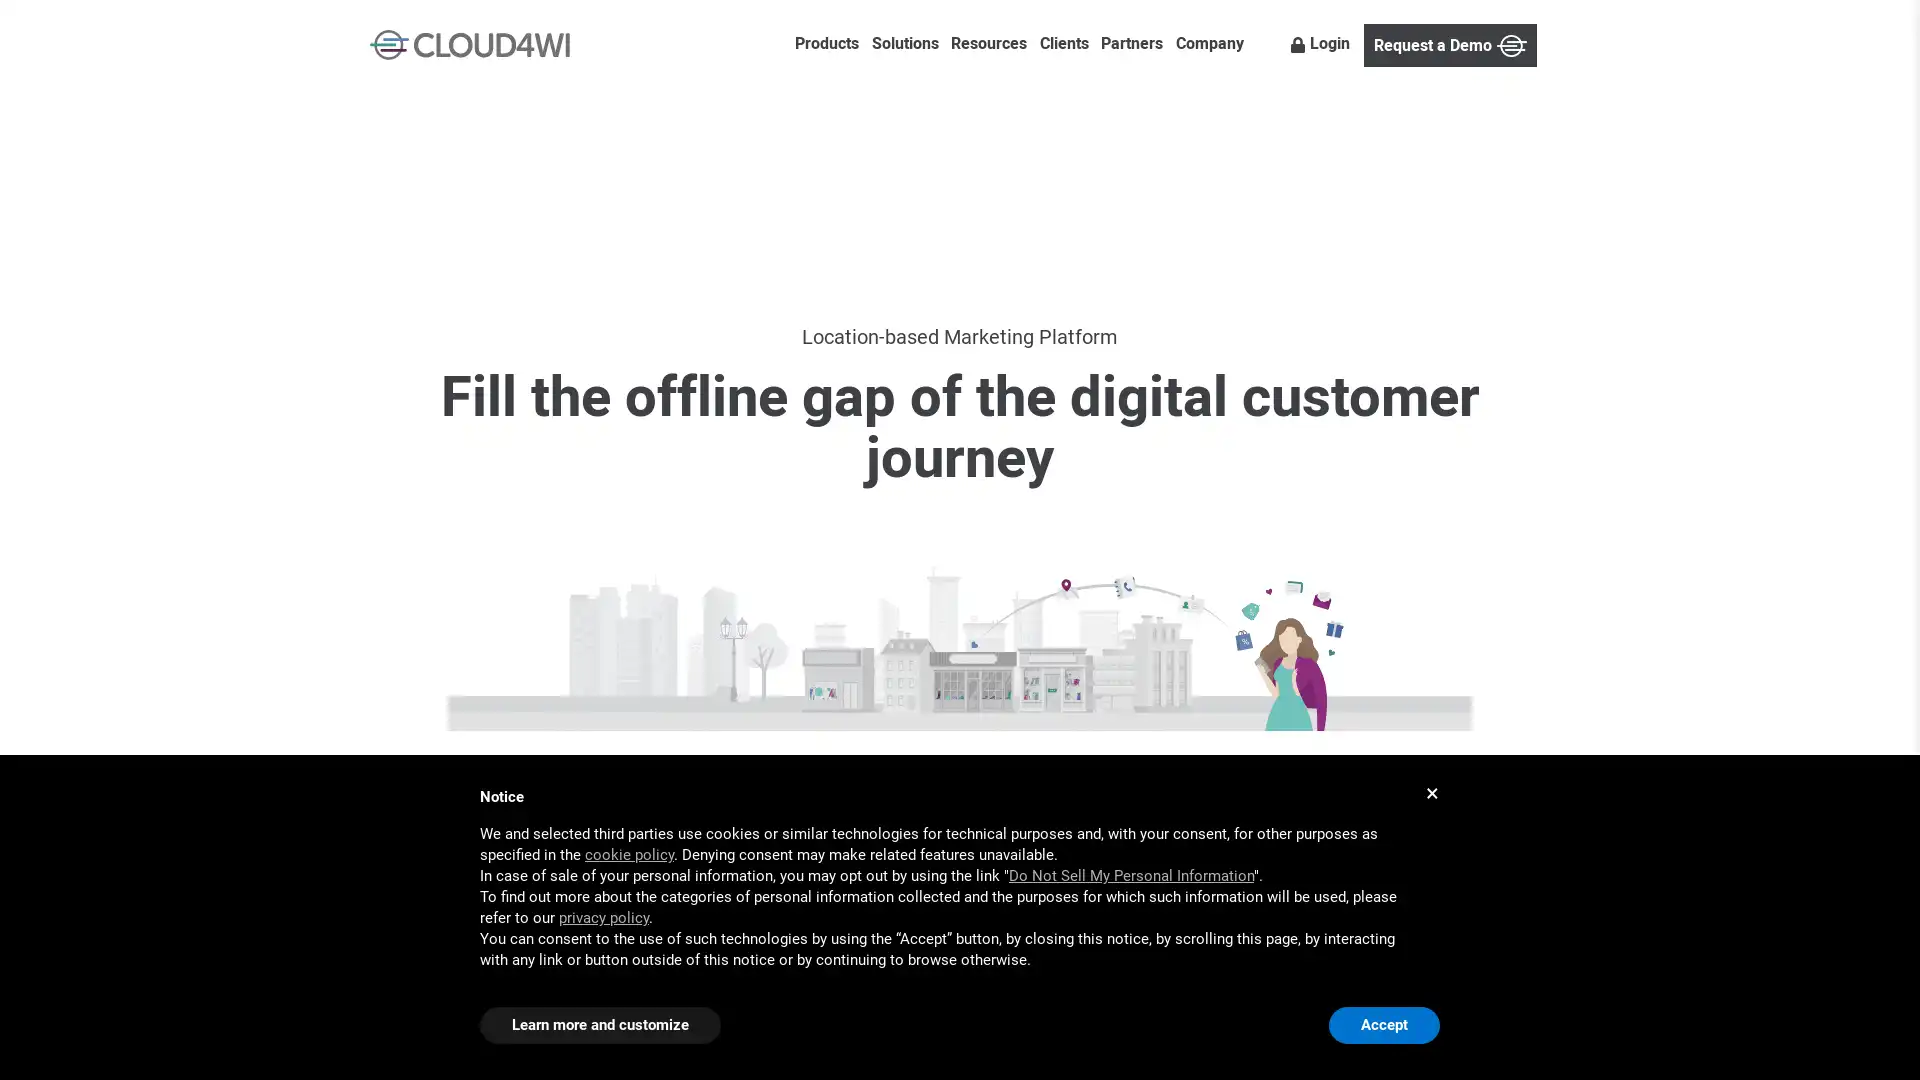 Image resolution: width=1920 pixels, height=1080 pixels. I want to click on Accept, so click(1383, 1025).